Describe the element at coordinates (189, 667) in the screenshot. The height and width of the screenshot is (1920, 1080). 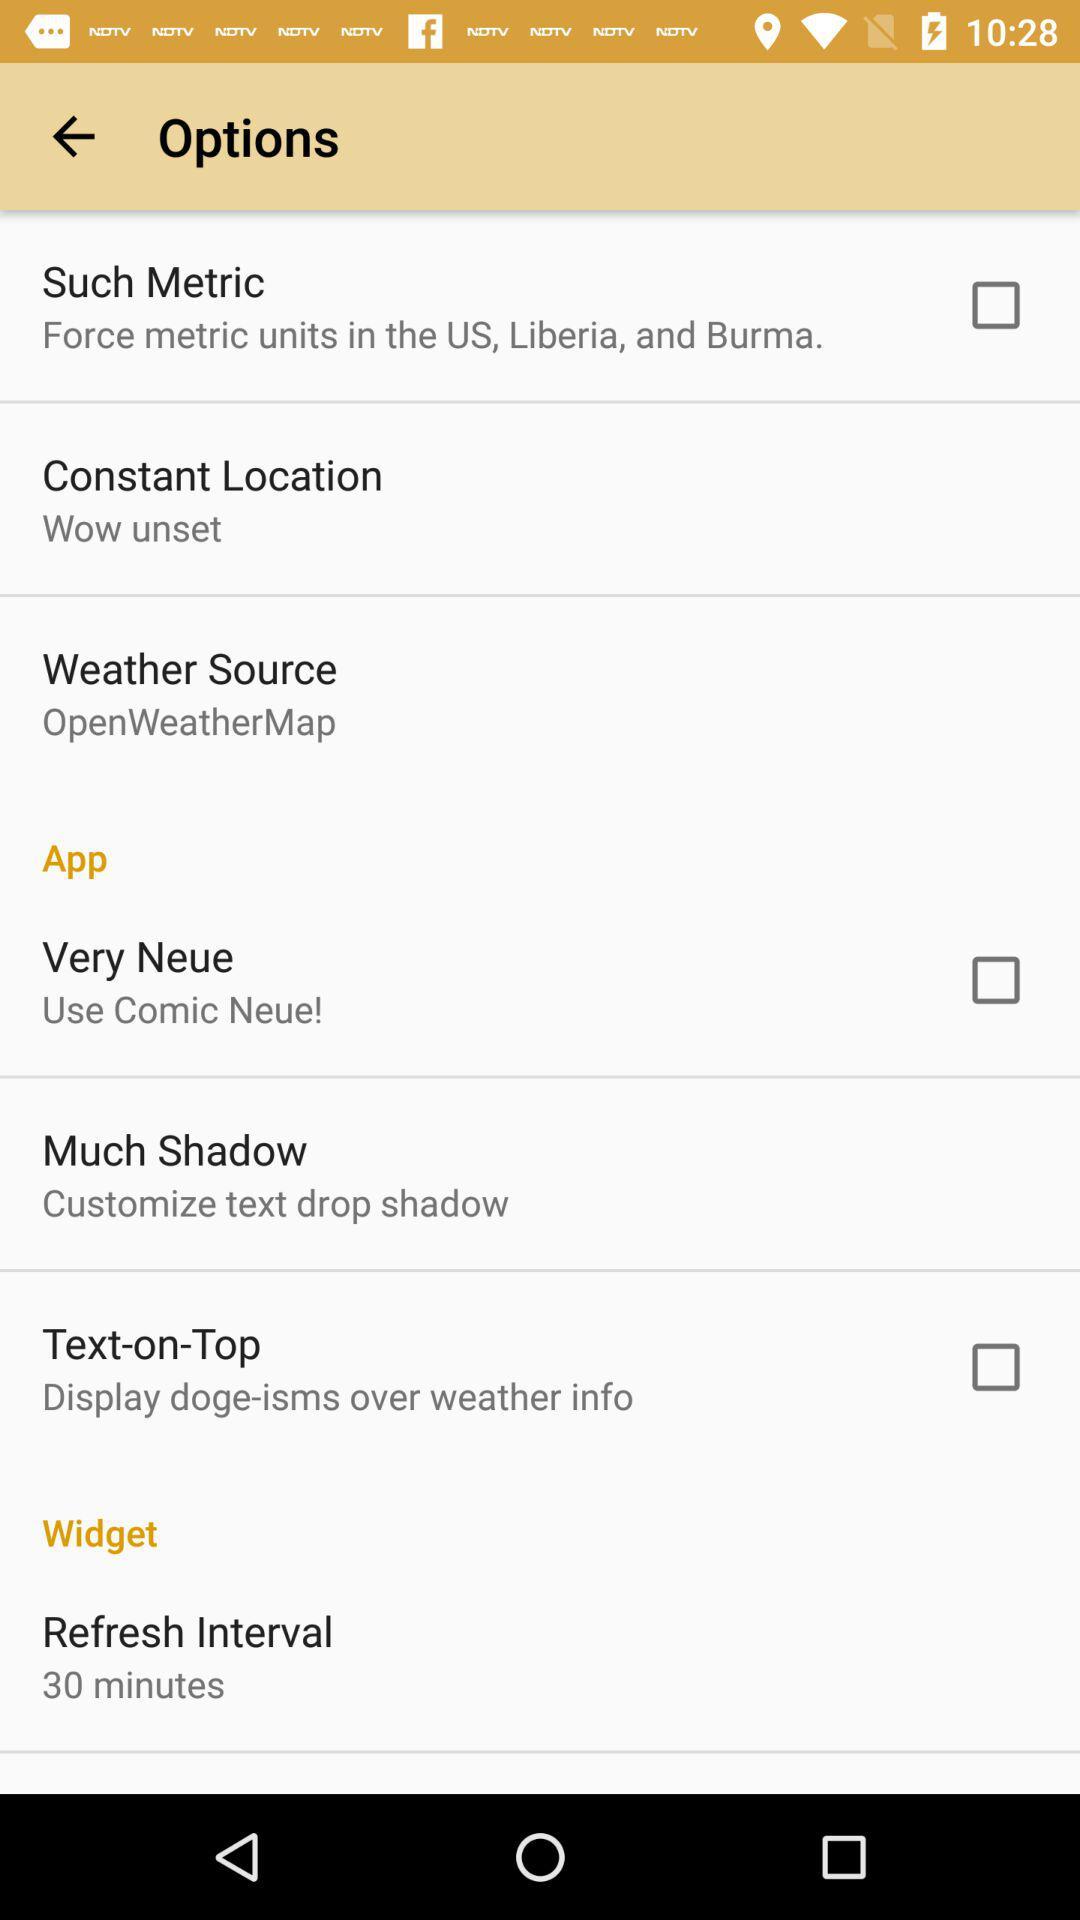
I see `app above openweathermap icon` at that location.